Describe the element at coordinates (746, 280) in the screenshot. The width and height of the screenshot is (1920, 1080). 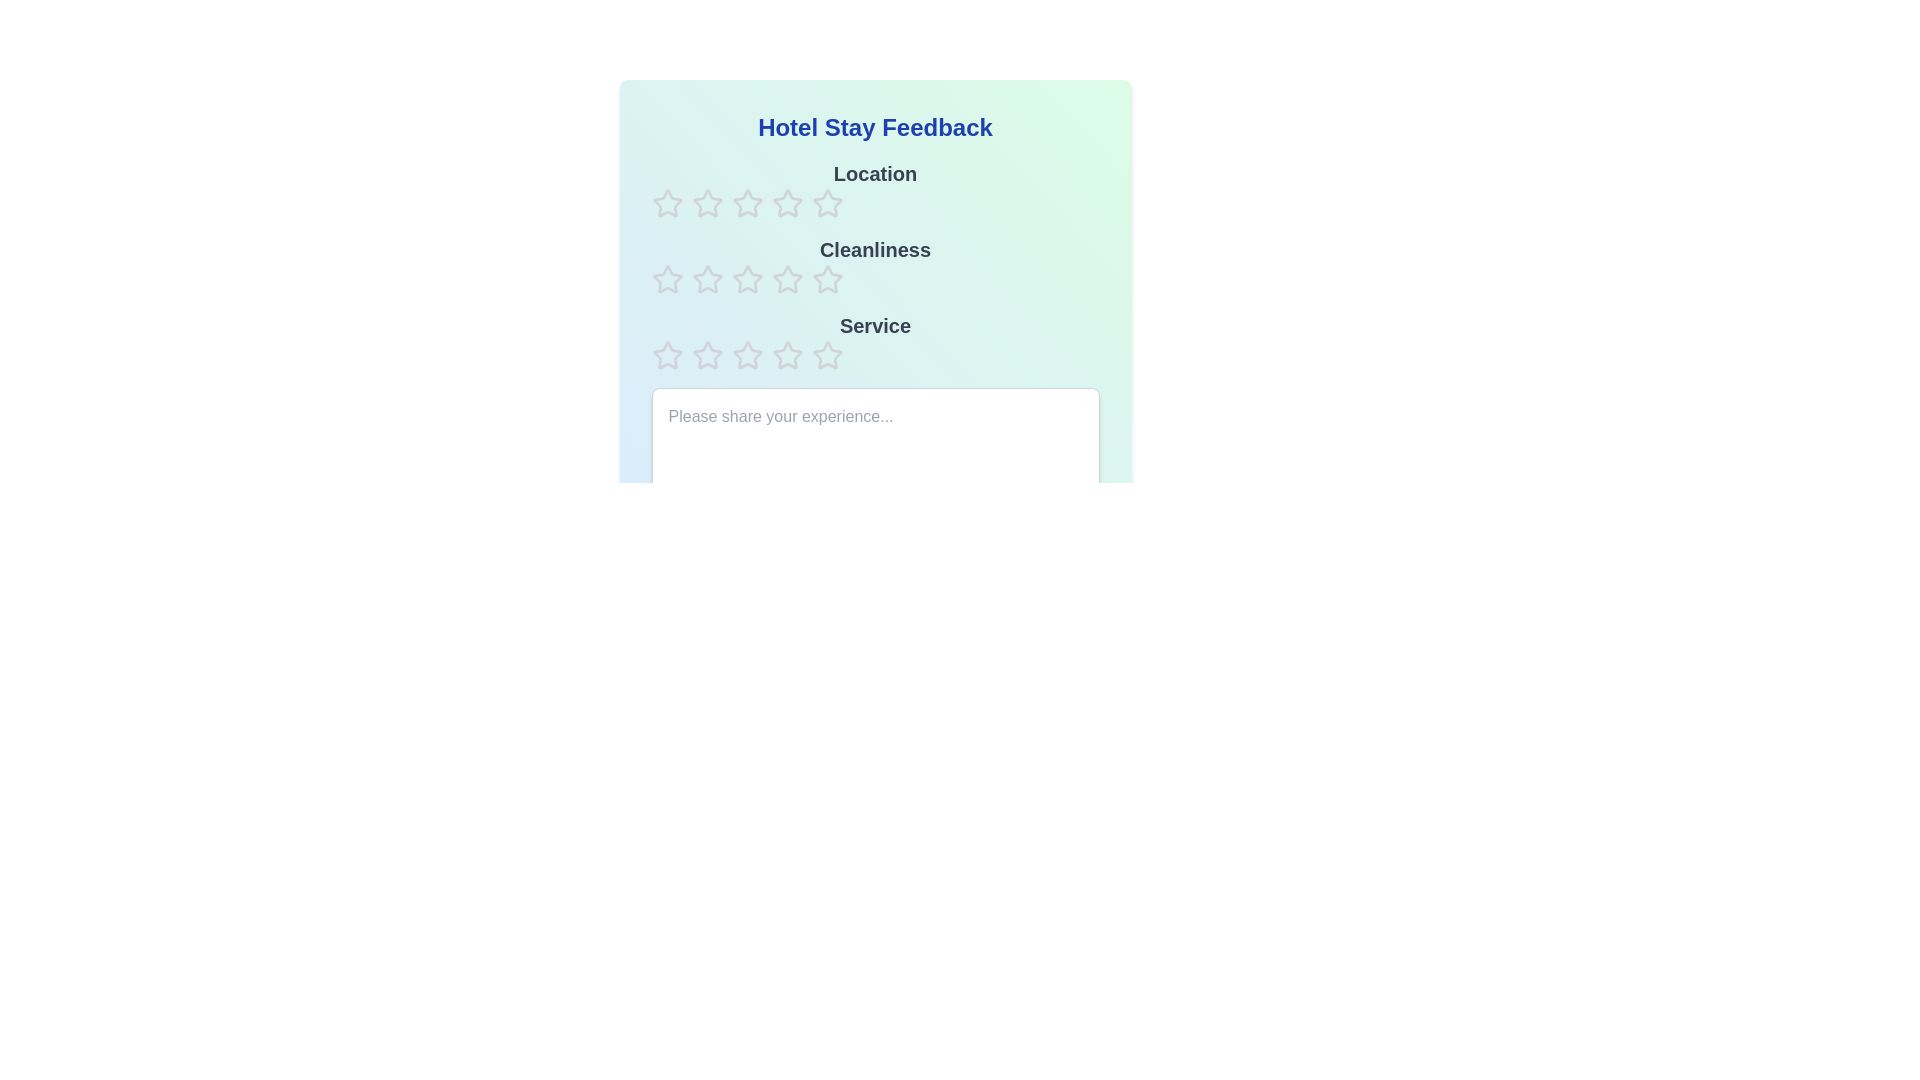
I see `the fourth star in the 'Cleanliness' row` at that location.